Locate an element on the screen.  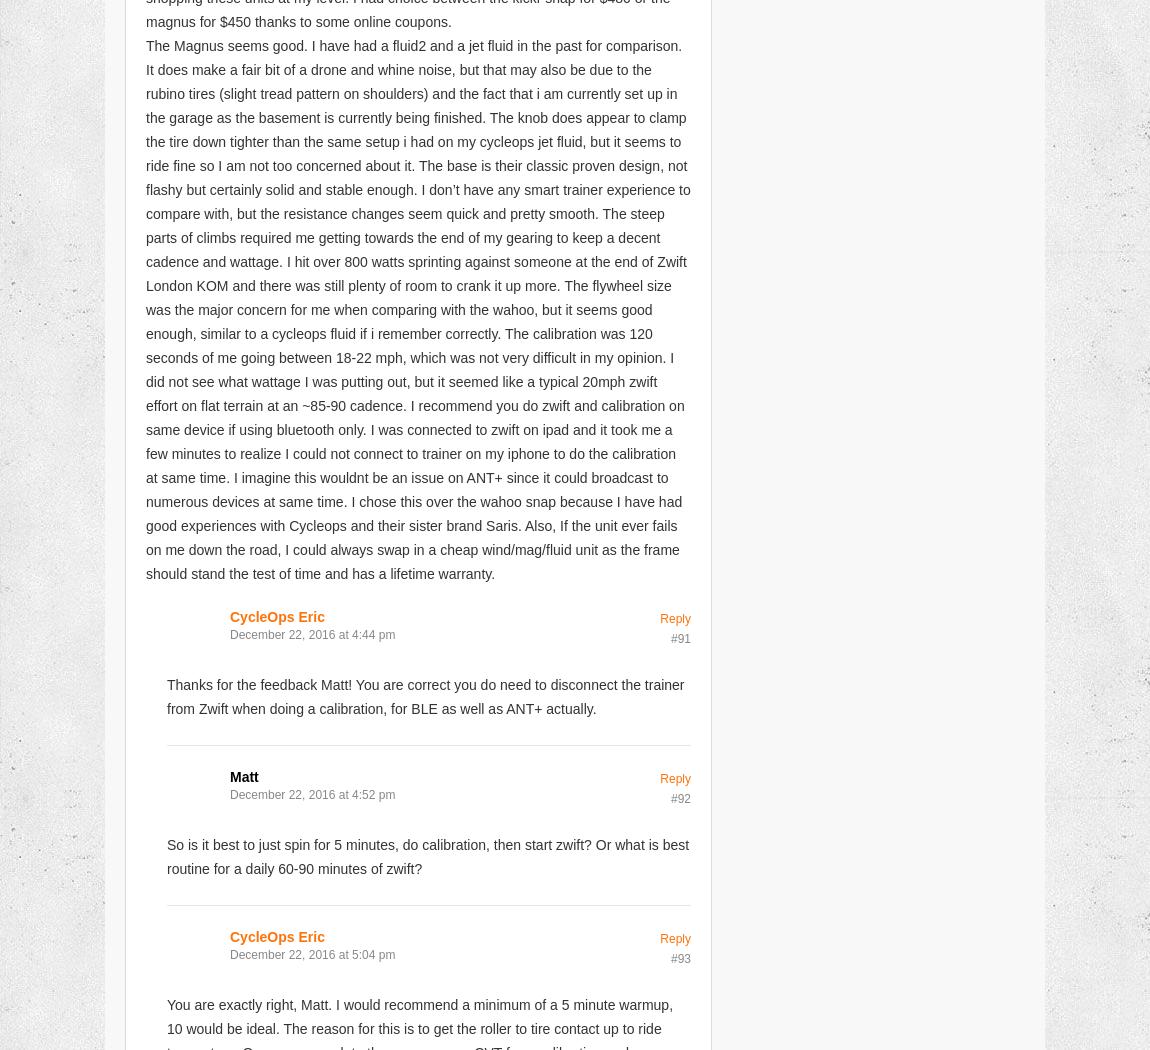
'December 22, 2016 at 5:04 pm' is located at coordinates (229, 953).